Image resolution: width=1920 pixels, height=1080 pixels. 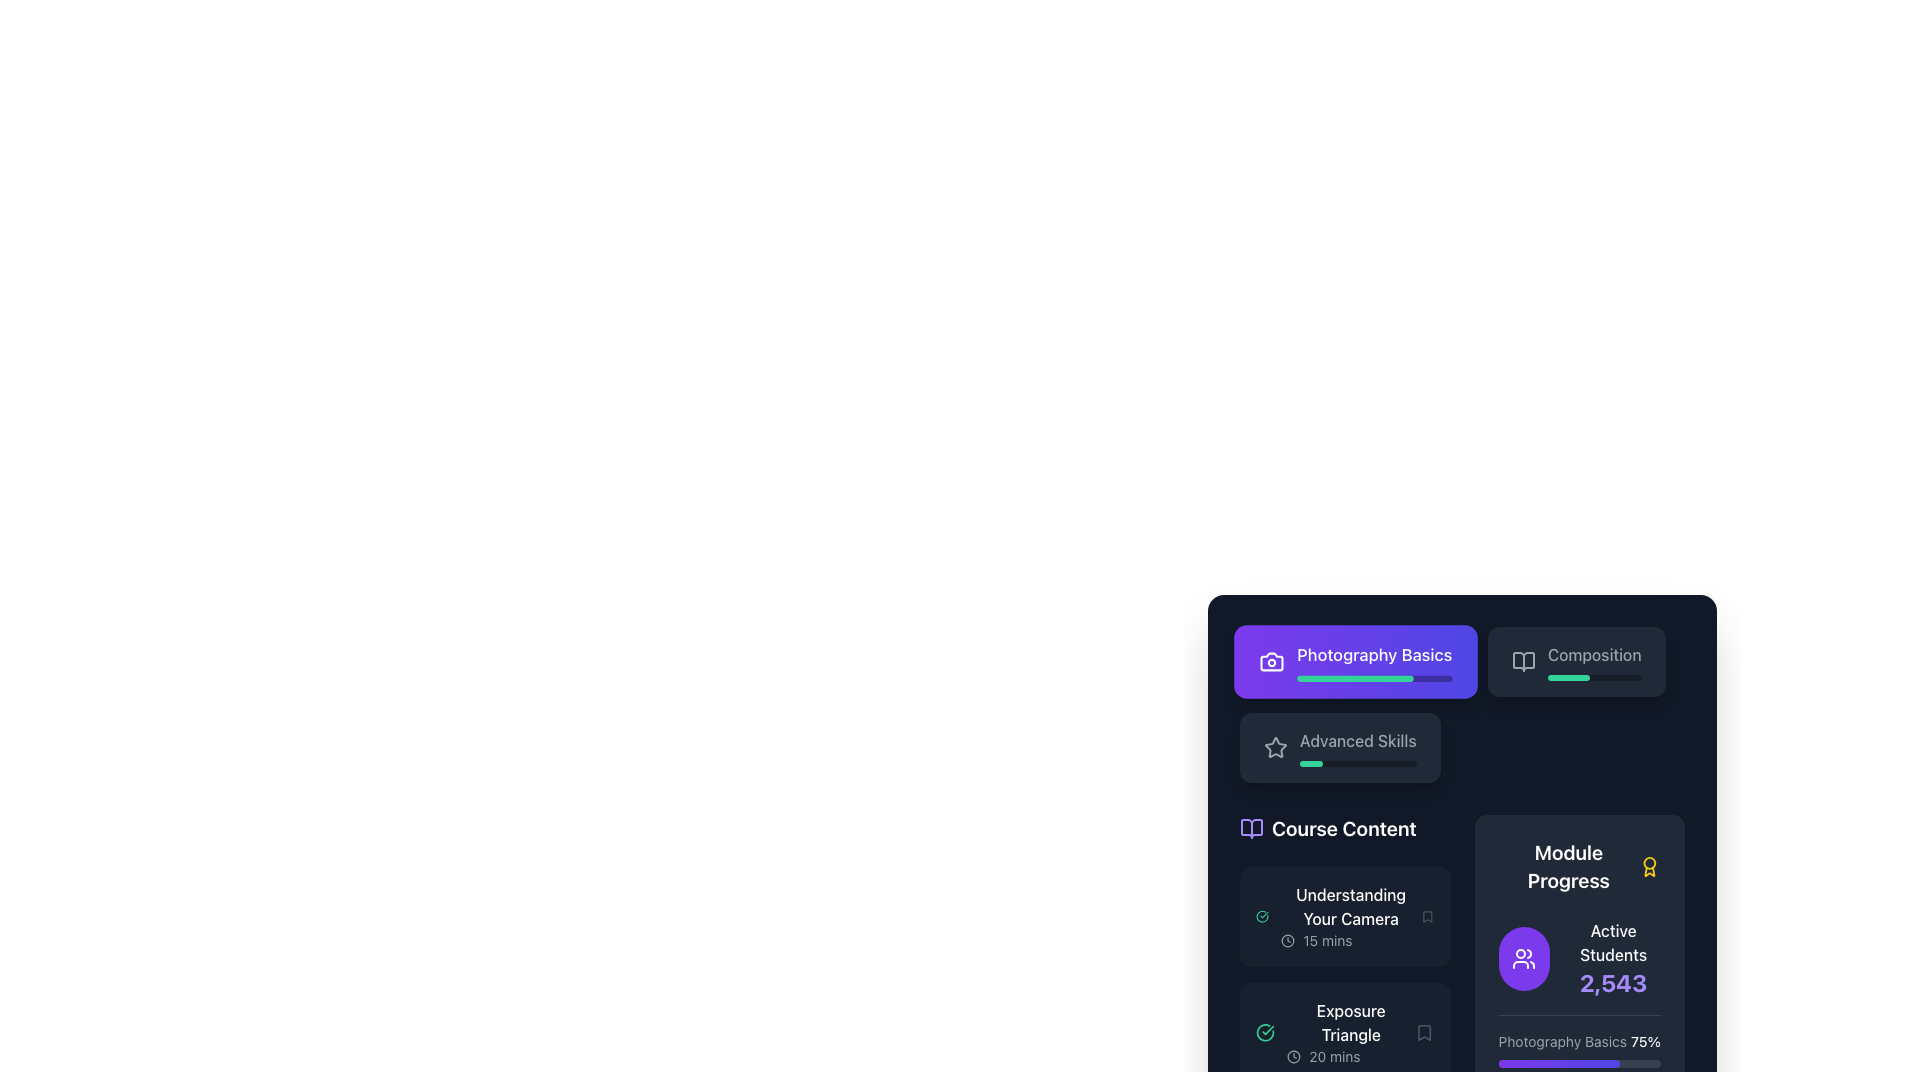 I want to click on the label that provides descriptive text about the content, located to the right of the 'Photography Basics' button and adjacent to a book icon, so click(x=1593, y=655).